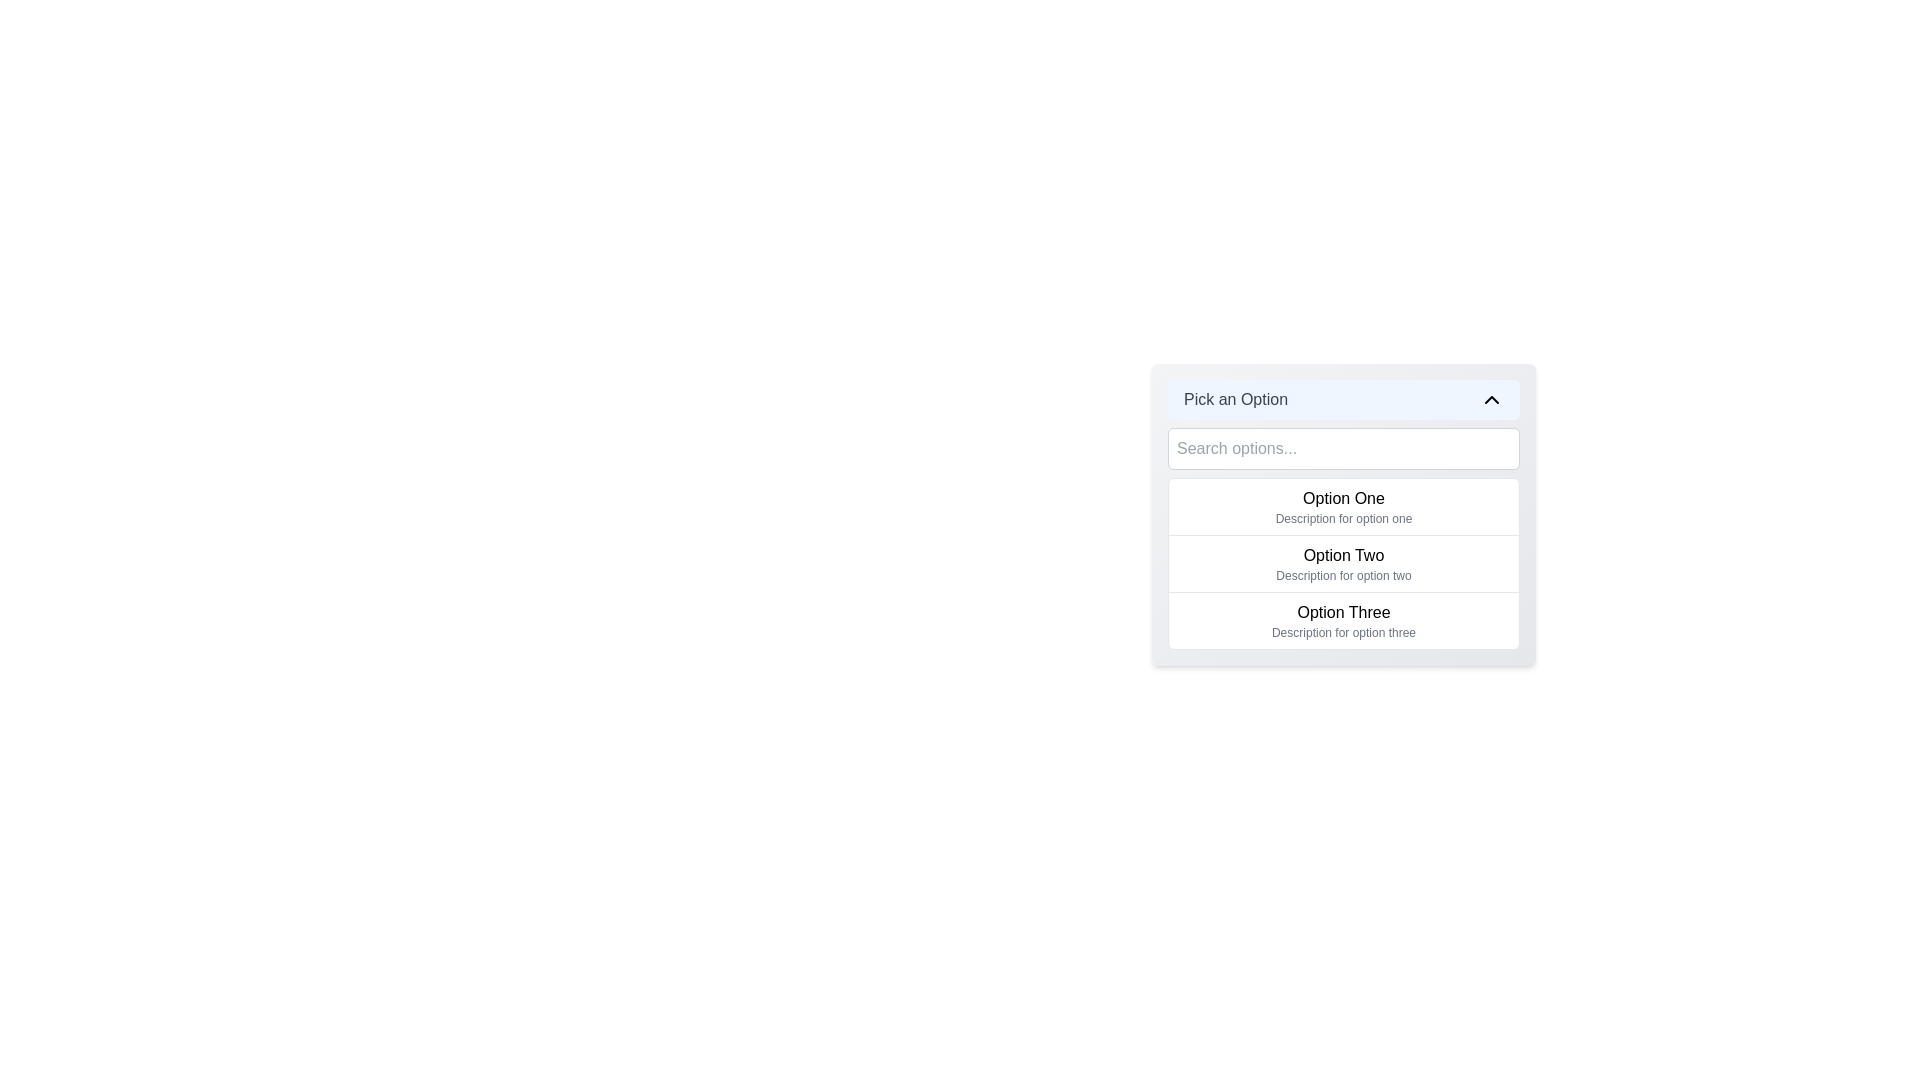  Describe the element at coordinates (1492, 400) in the screenshot. I see `the upwards triangle icon in the upper right corner of the section labeled 'Pick an Option'` at that location.